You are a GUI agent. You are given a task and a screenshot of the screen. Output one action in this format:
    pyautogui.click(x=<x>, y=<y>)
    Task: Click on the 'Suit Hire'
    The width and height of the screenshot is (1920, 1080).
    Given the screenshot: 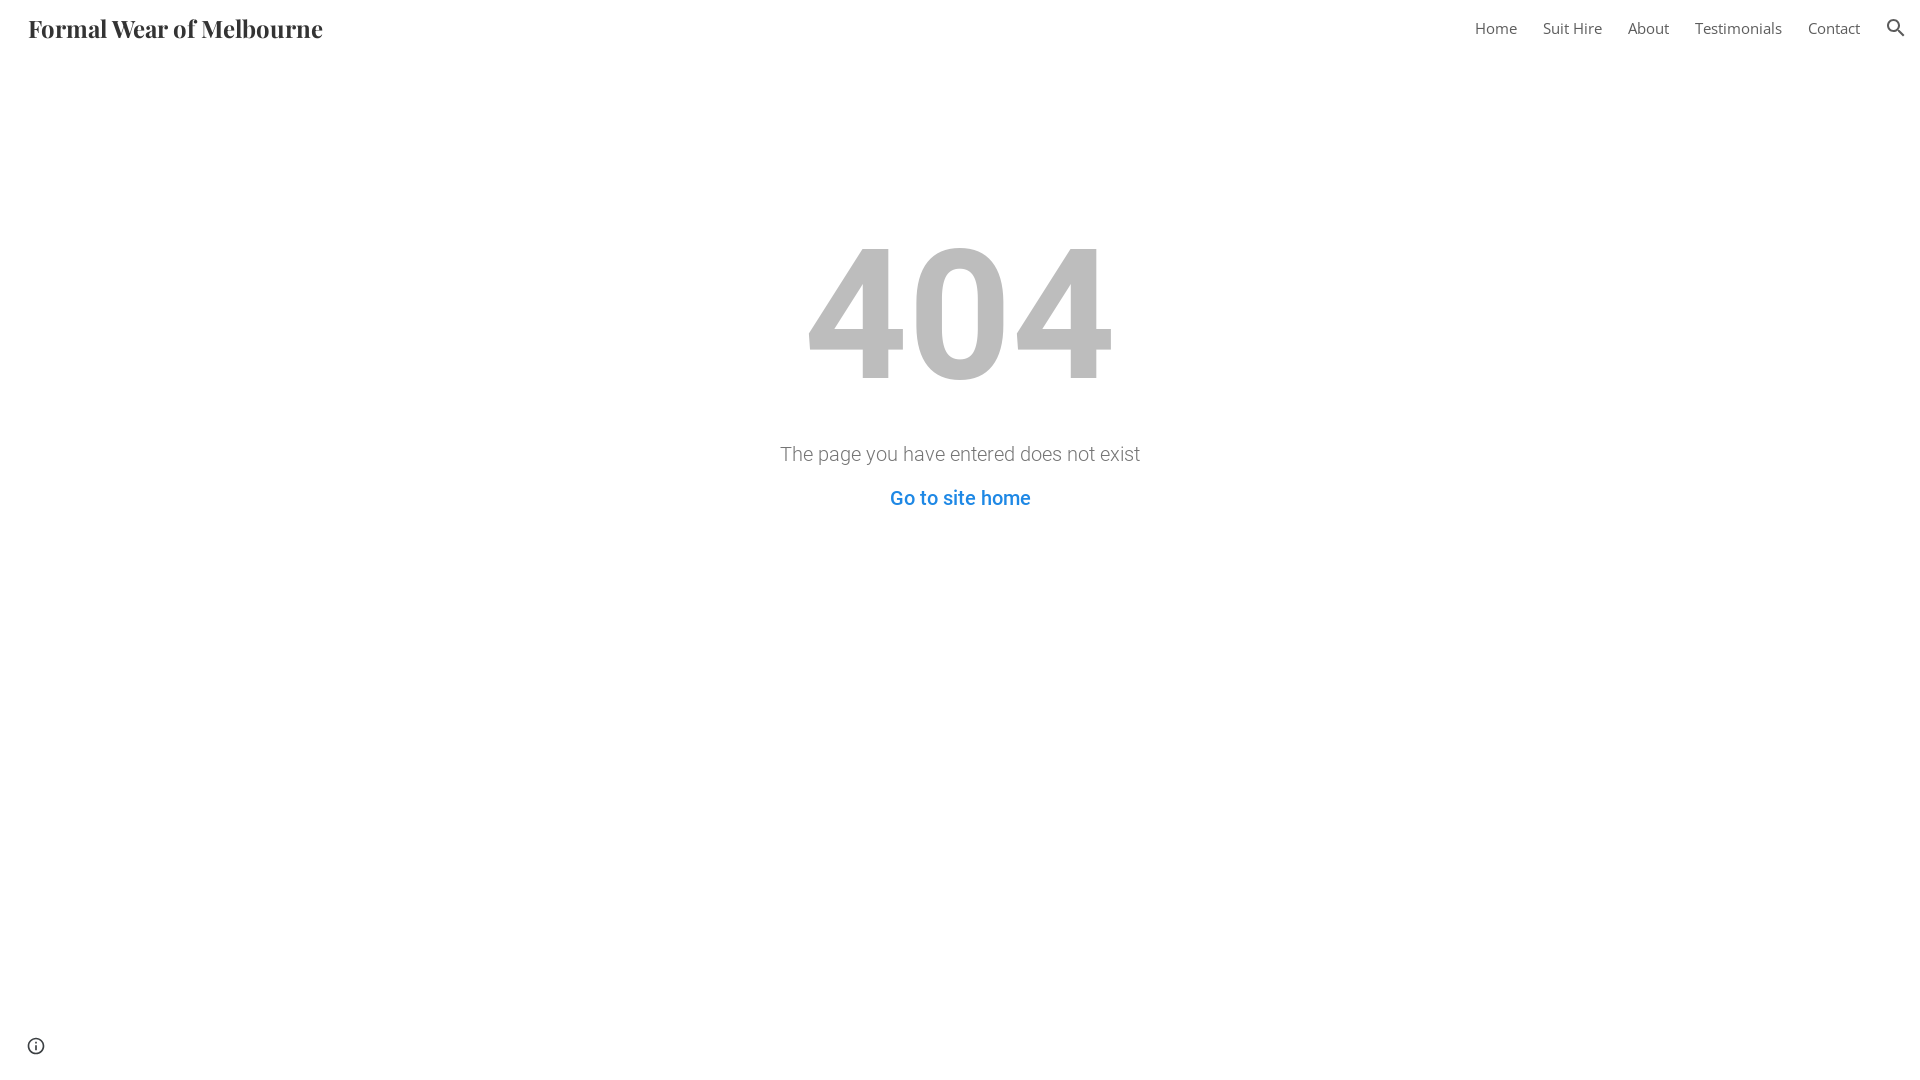 What is the action you would take?
    pyautogui.click(x=1571, y=27)
    